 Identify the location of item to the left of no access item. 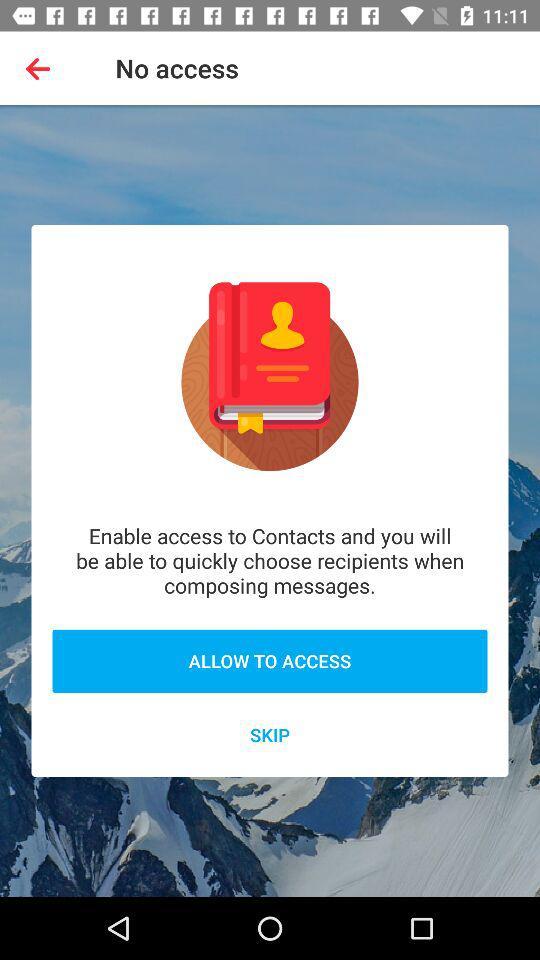
(42, 68).